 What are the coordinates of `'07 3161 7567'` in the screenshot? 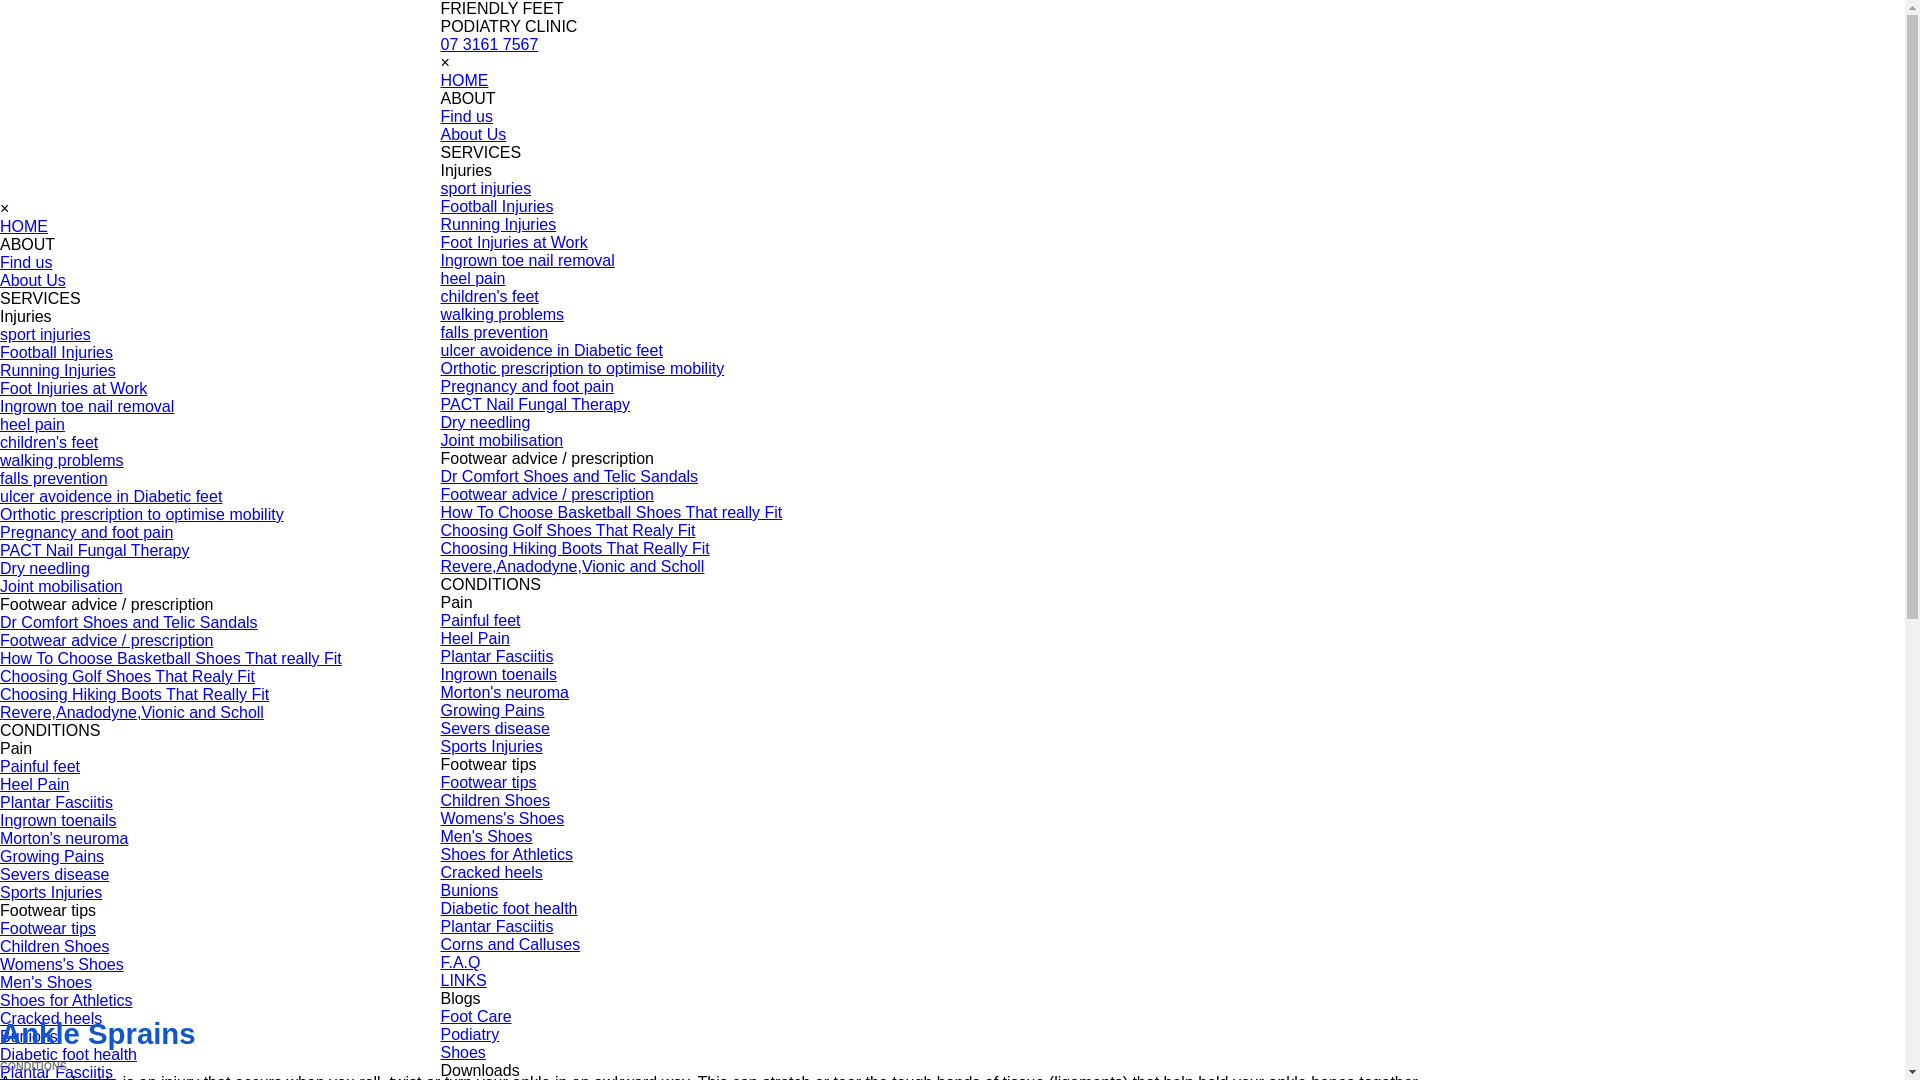 It's located at (489, 44).